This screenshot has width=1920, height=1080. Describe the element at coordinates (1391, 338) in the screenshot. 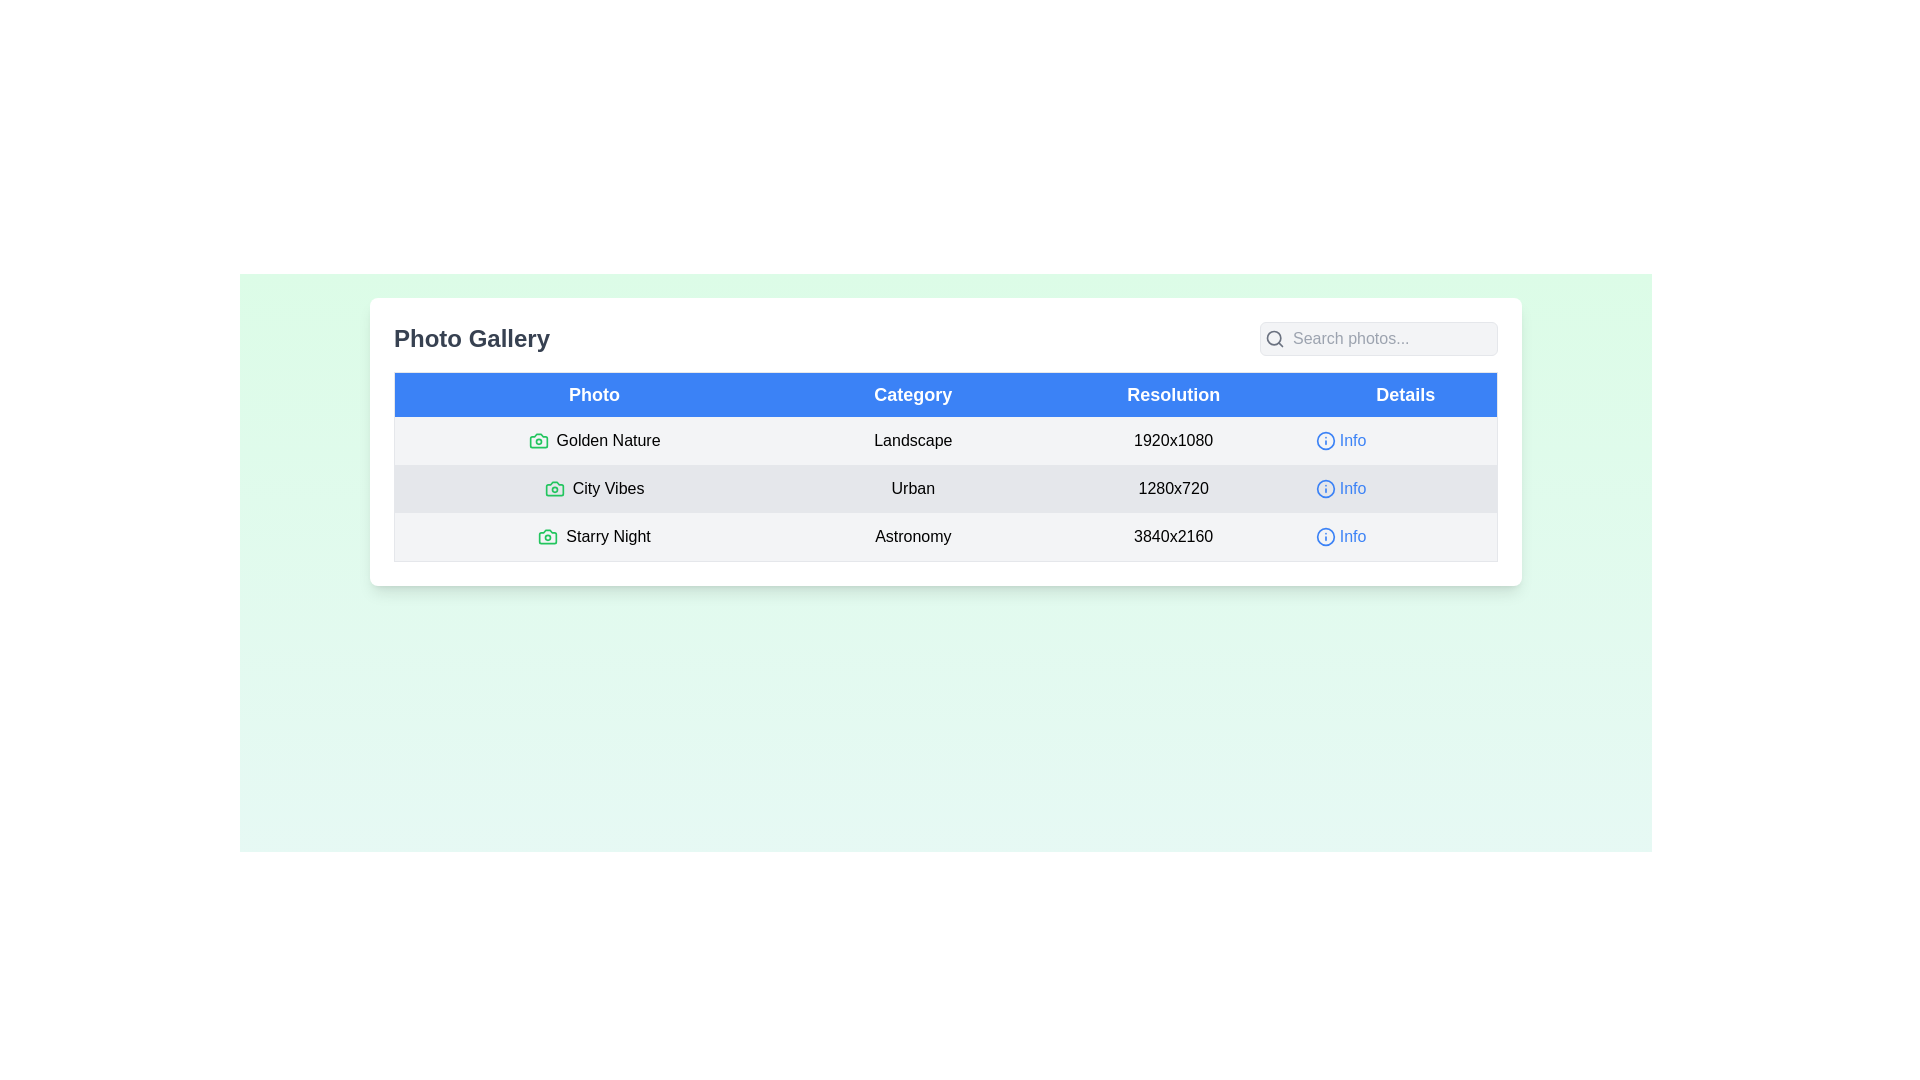

I see `the transparent text input field with placeholder text 'Search photos...' to focus on it` at that location.